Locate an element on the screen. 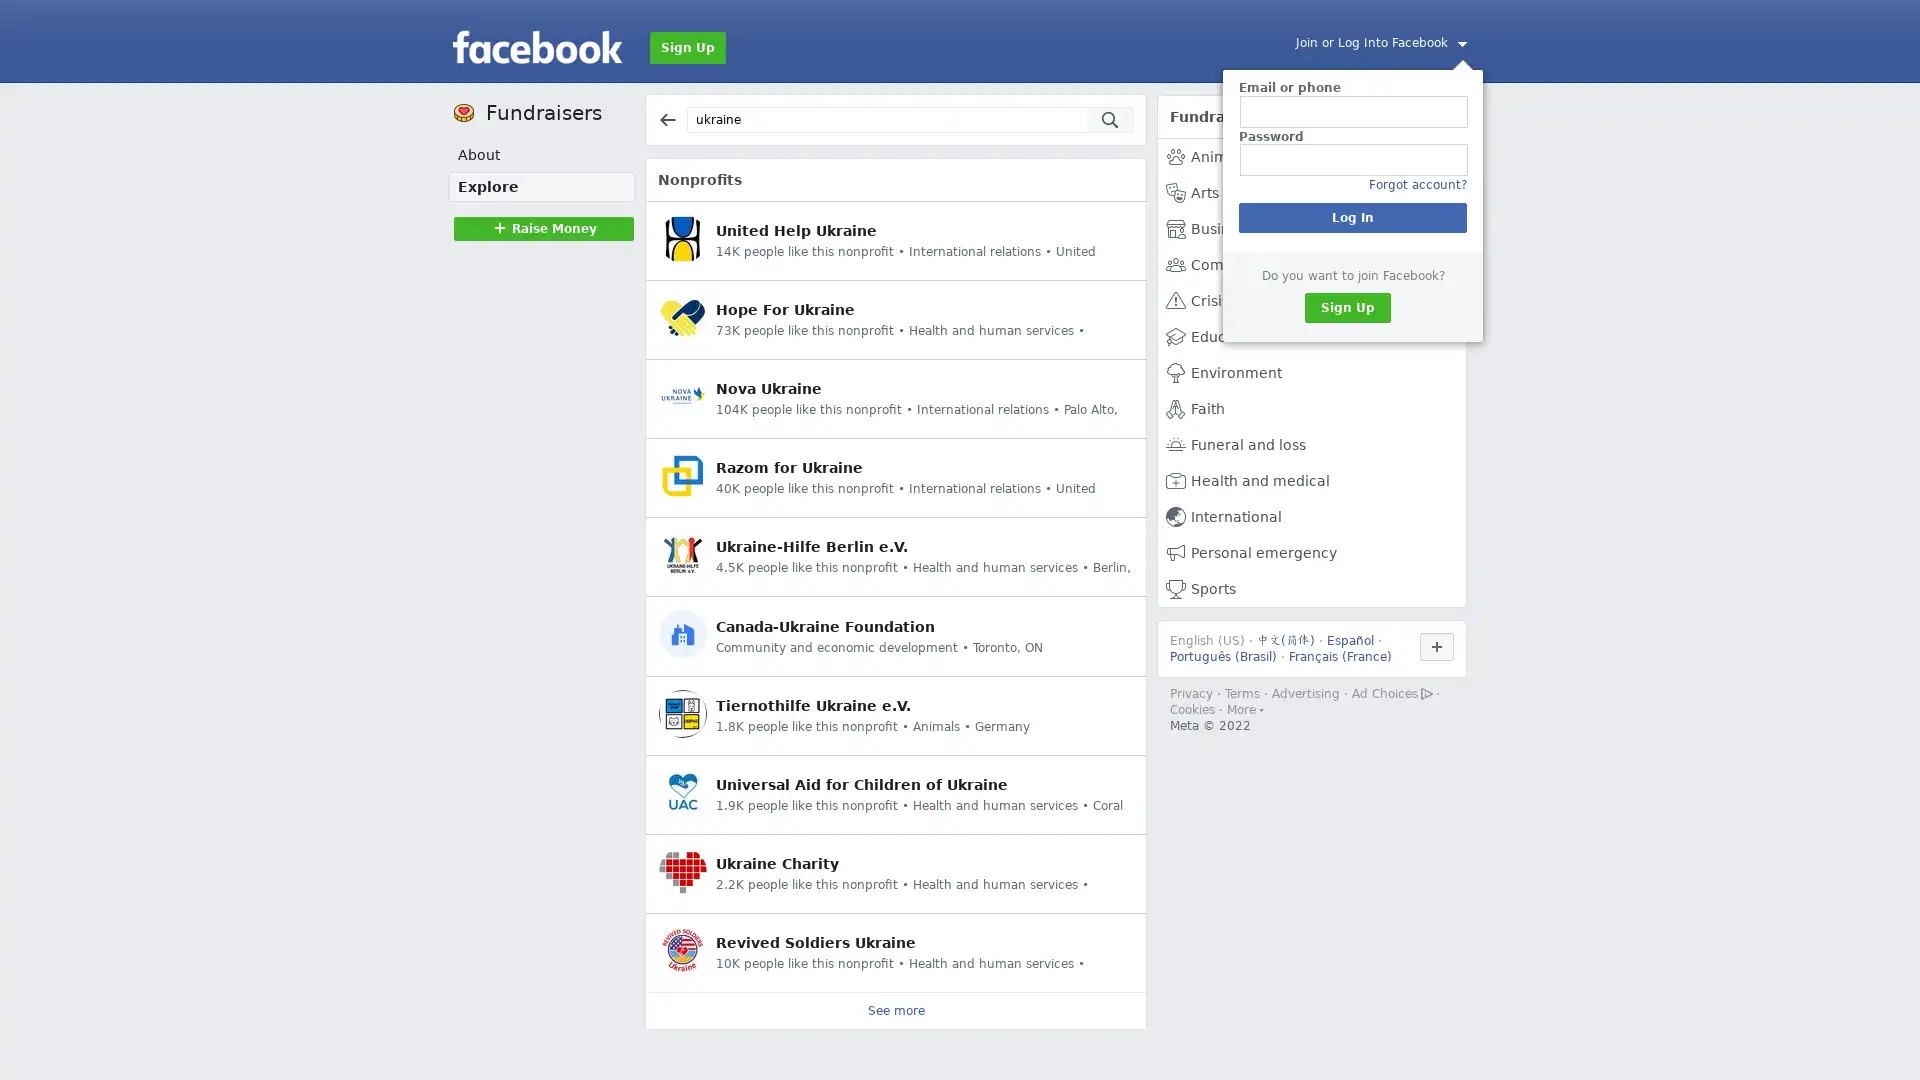 The height and width of the screenshot is (1080, 1920). Sign Up is located at coordinates (687, 46).